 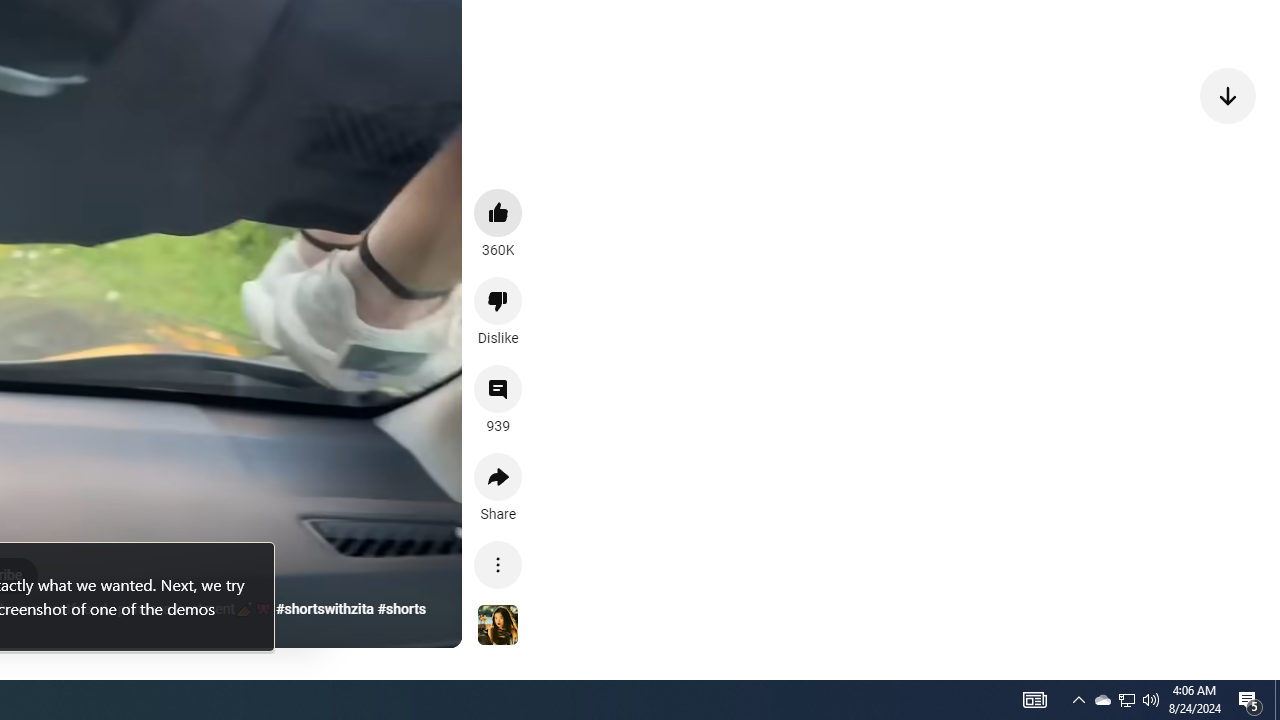 What do you see at coordinates (498, 477) in the screenshot?
I see `'Share'` at bounding box center [498, 477].